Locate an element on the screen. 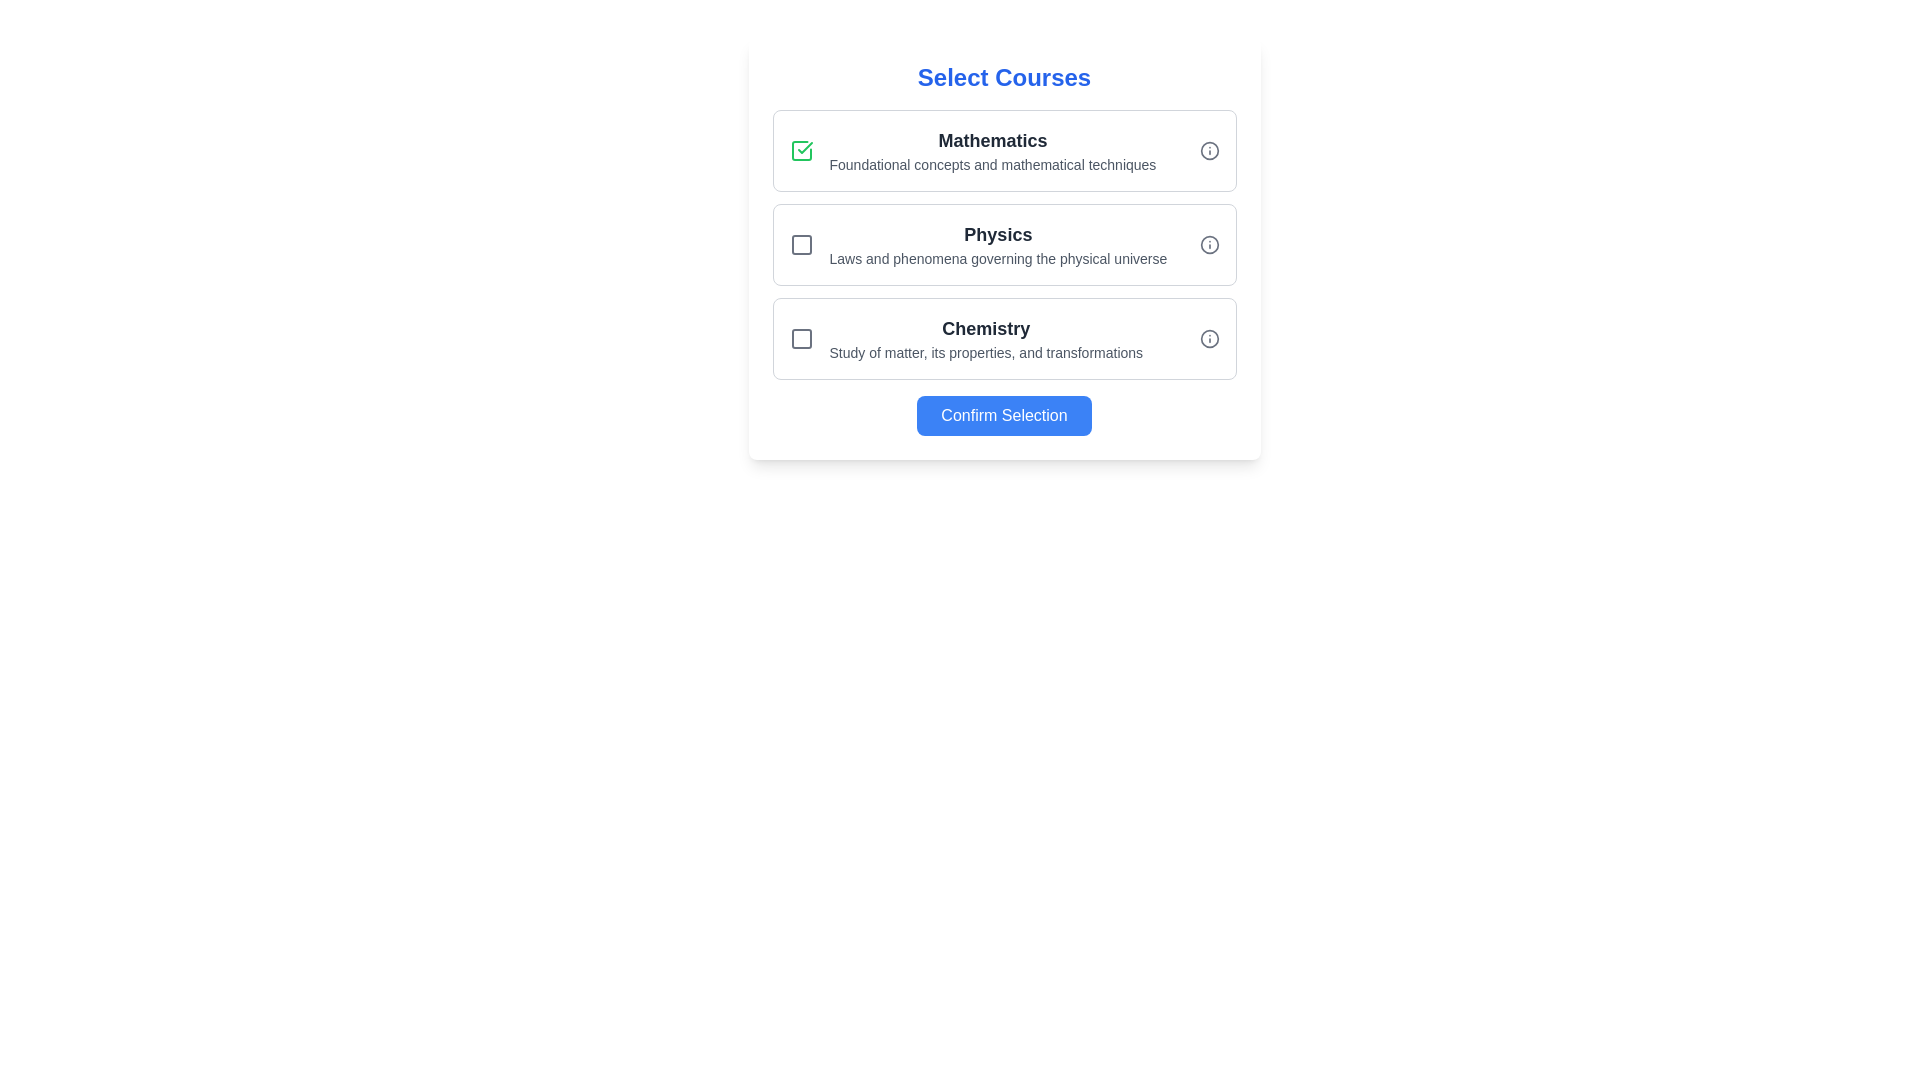 The width and height of the screenshot is (1920, 1080). the icon located at the top-right corner of the 'Chemistry' course selection row, which provides supplementary details or hints about the course is located at coordinates (1208, 338).